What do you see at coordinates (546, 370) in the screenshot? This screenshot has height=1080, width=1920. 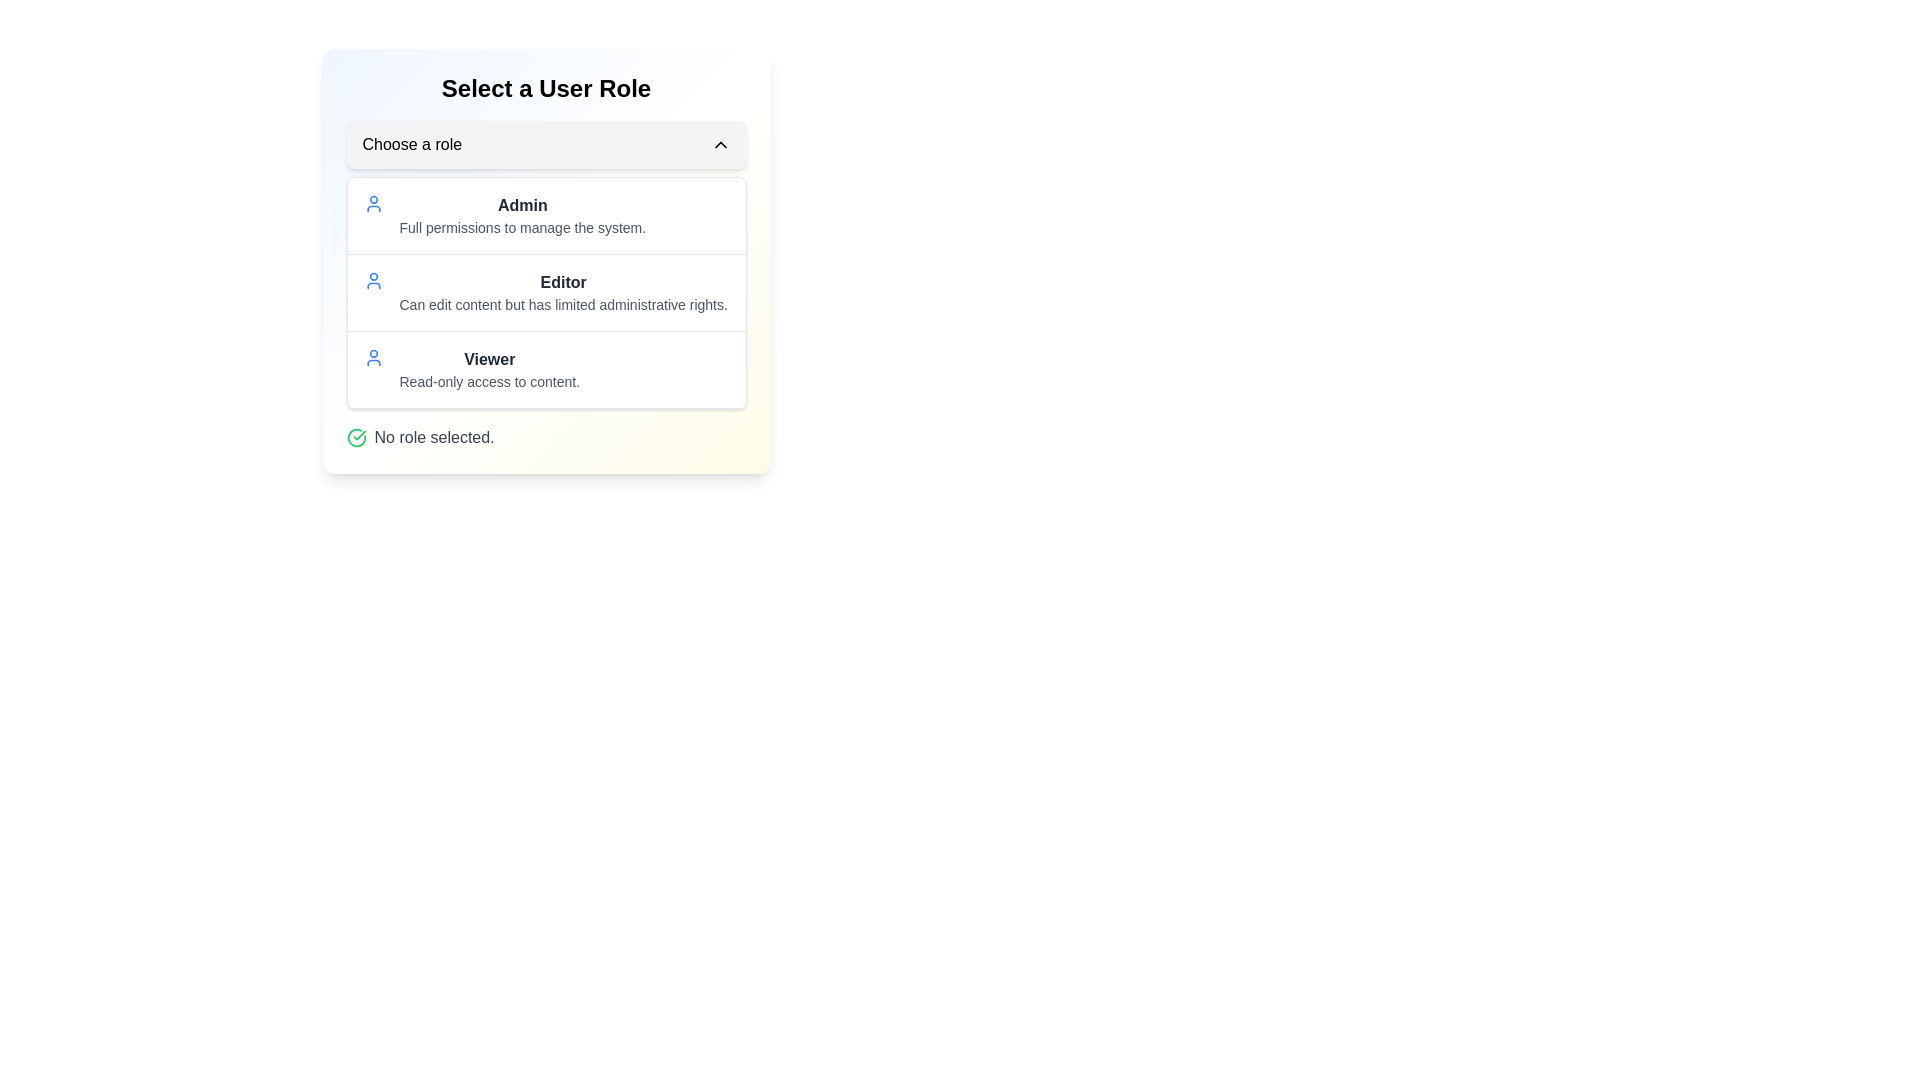 I see `the third list item labeled 'Viewer' in the 'Select a User Role' section, which contains a blue user icon and description 'Read-only access to content.'` at bounding box center [546, 370].